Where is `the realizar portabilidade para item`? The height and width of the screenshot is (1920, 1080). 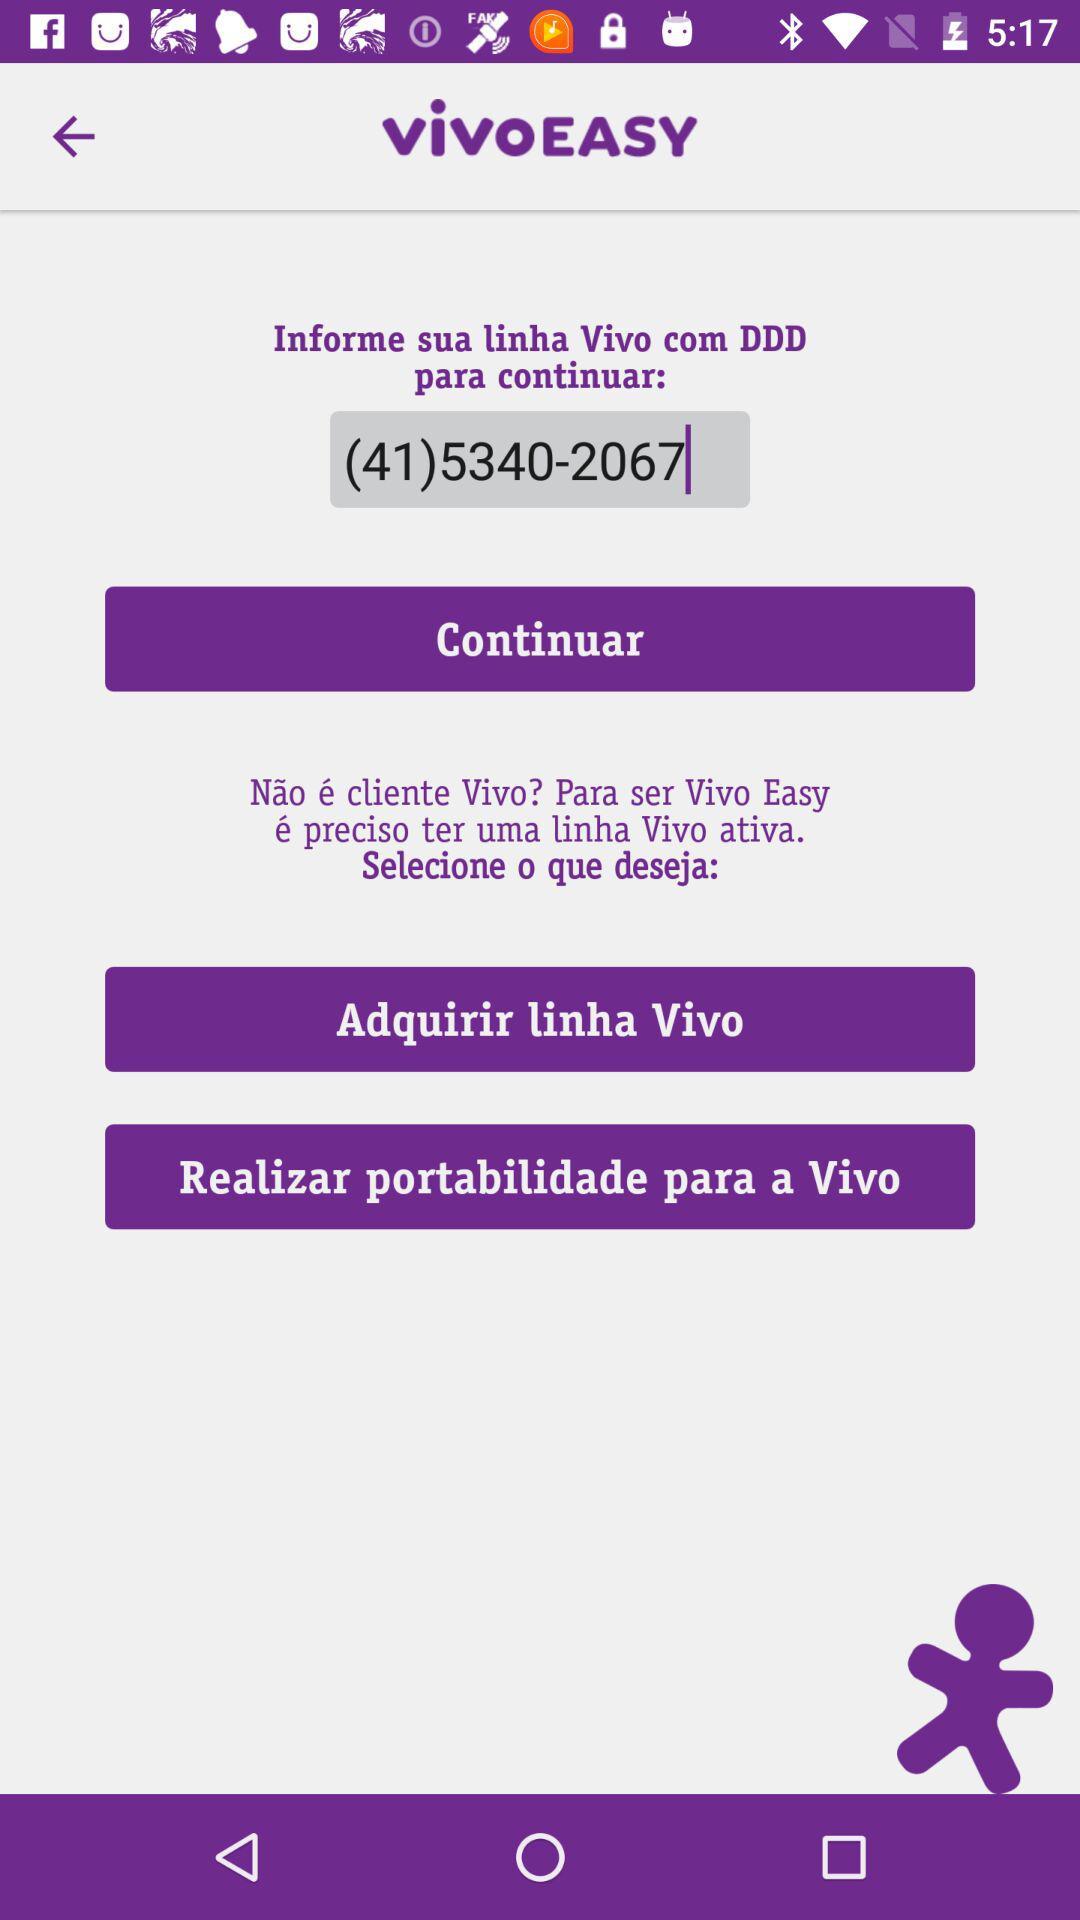
the realizar portabilidade para item is located at coordinates (540, 1176).